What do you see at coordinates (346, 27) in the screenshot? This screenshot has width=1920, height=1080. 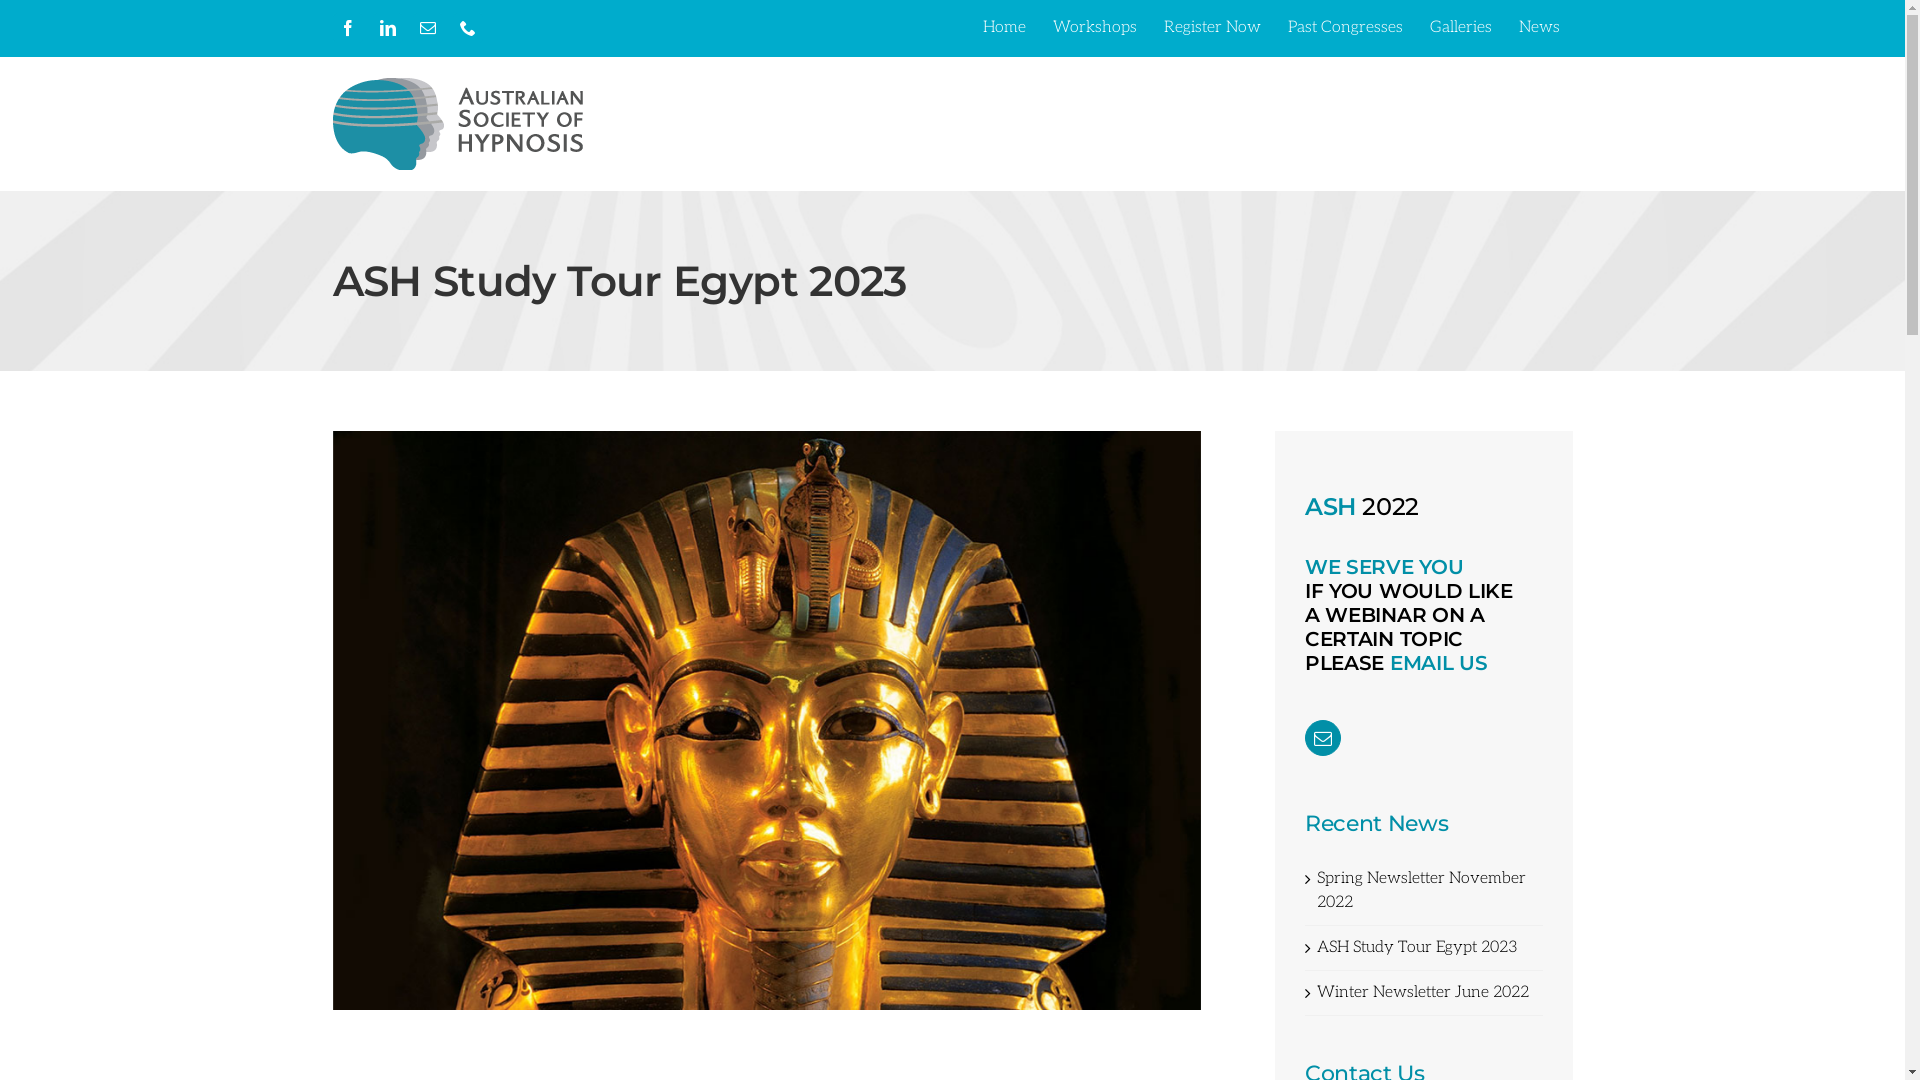 I see `'Facebook'` at bounding box center [346, 27].